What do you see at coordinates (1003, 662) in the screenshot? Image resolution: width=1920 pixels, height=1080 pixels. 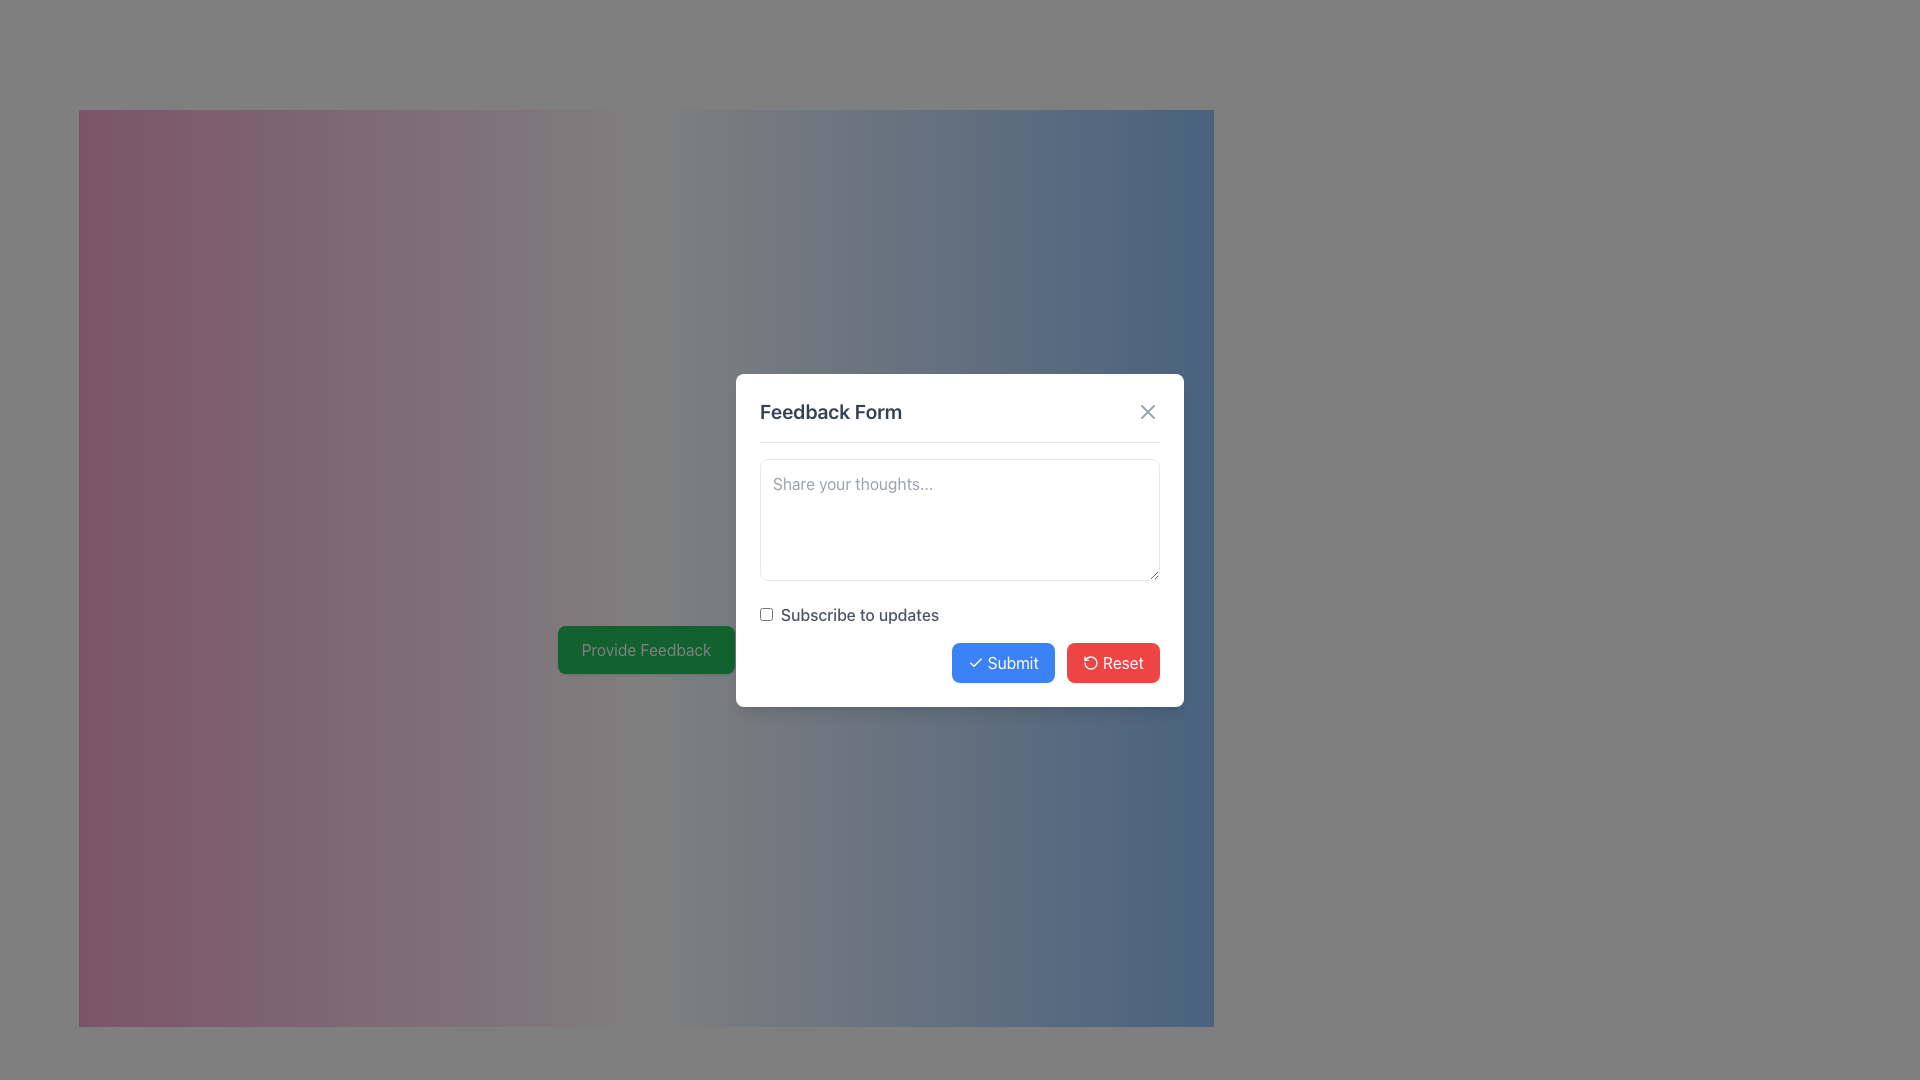 I see `the 'Submit' button with a blue background and a checkmark icon located in the lower-right section of the 'Feedback Form' modal` at bounding box center [1003, 662].